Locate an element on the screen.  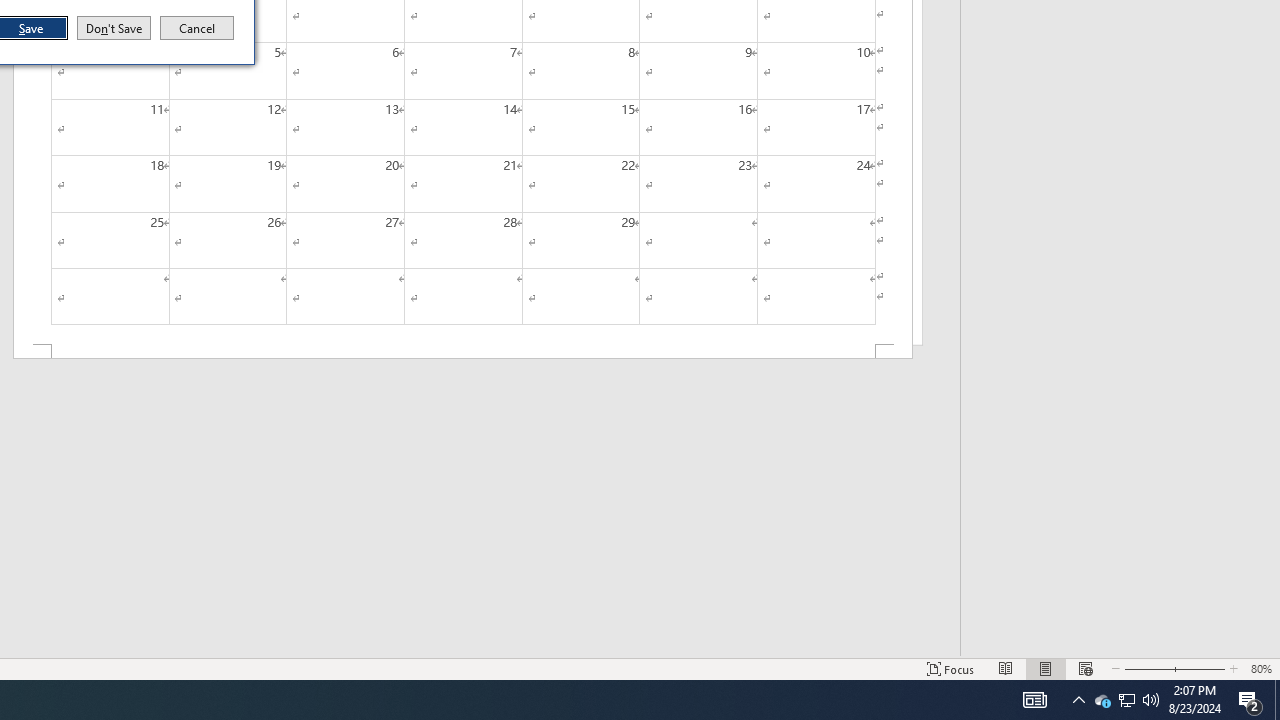
'User Promoted Notification Area' is located at coordinates (1101, 698).